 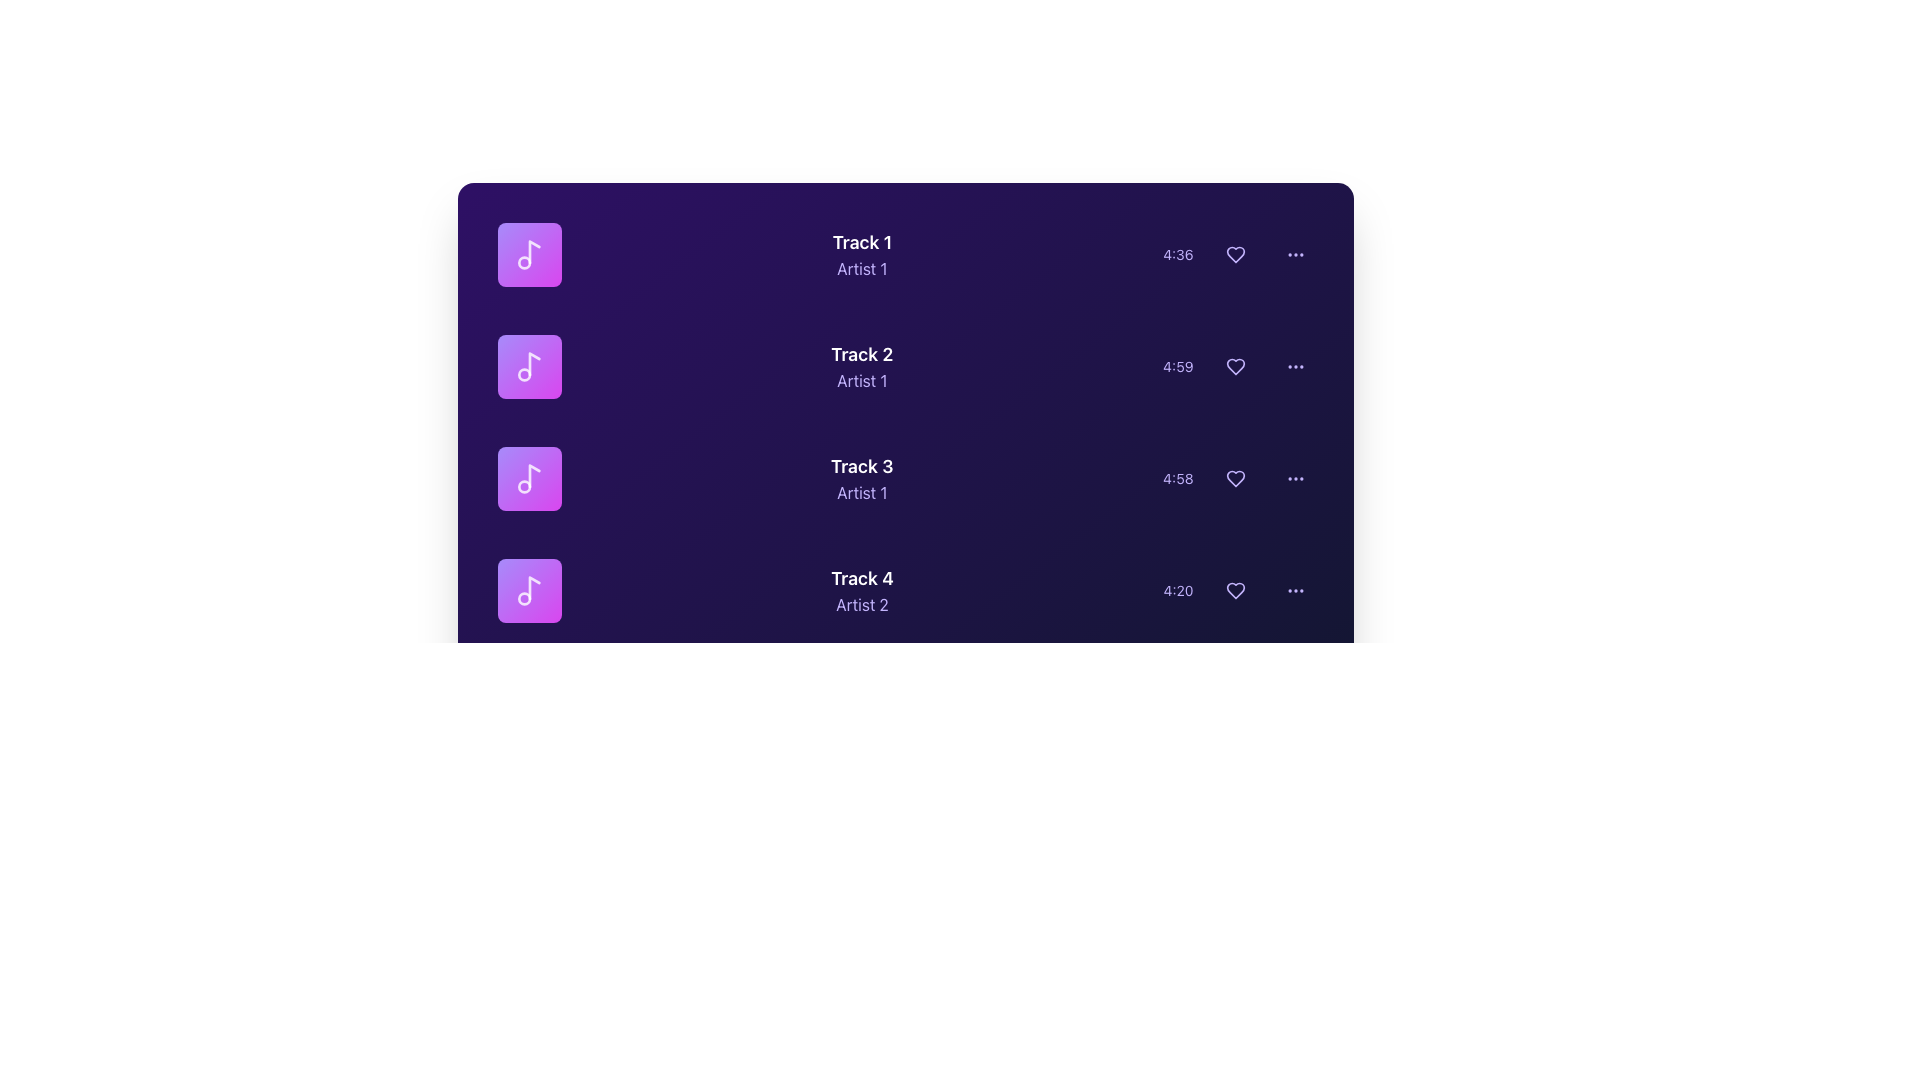 I want to click on the Text label indicating the artist's name for 'Track 4' in the music list, located below the text 'Track 4', so click(x=862, y=604).